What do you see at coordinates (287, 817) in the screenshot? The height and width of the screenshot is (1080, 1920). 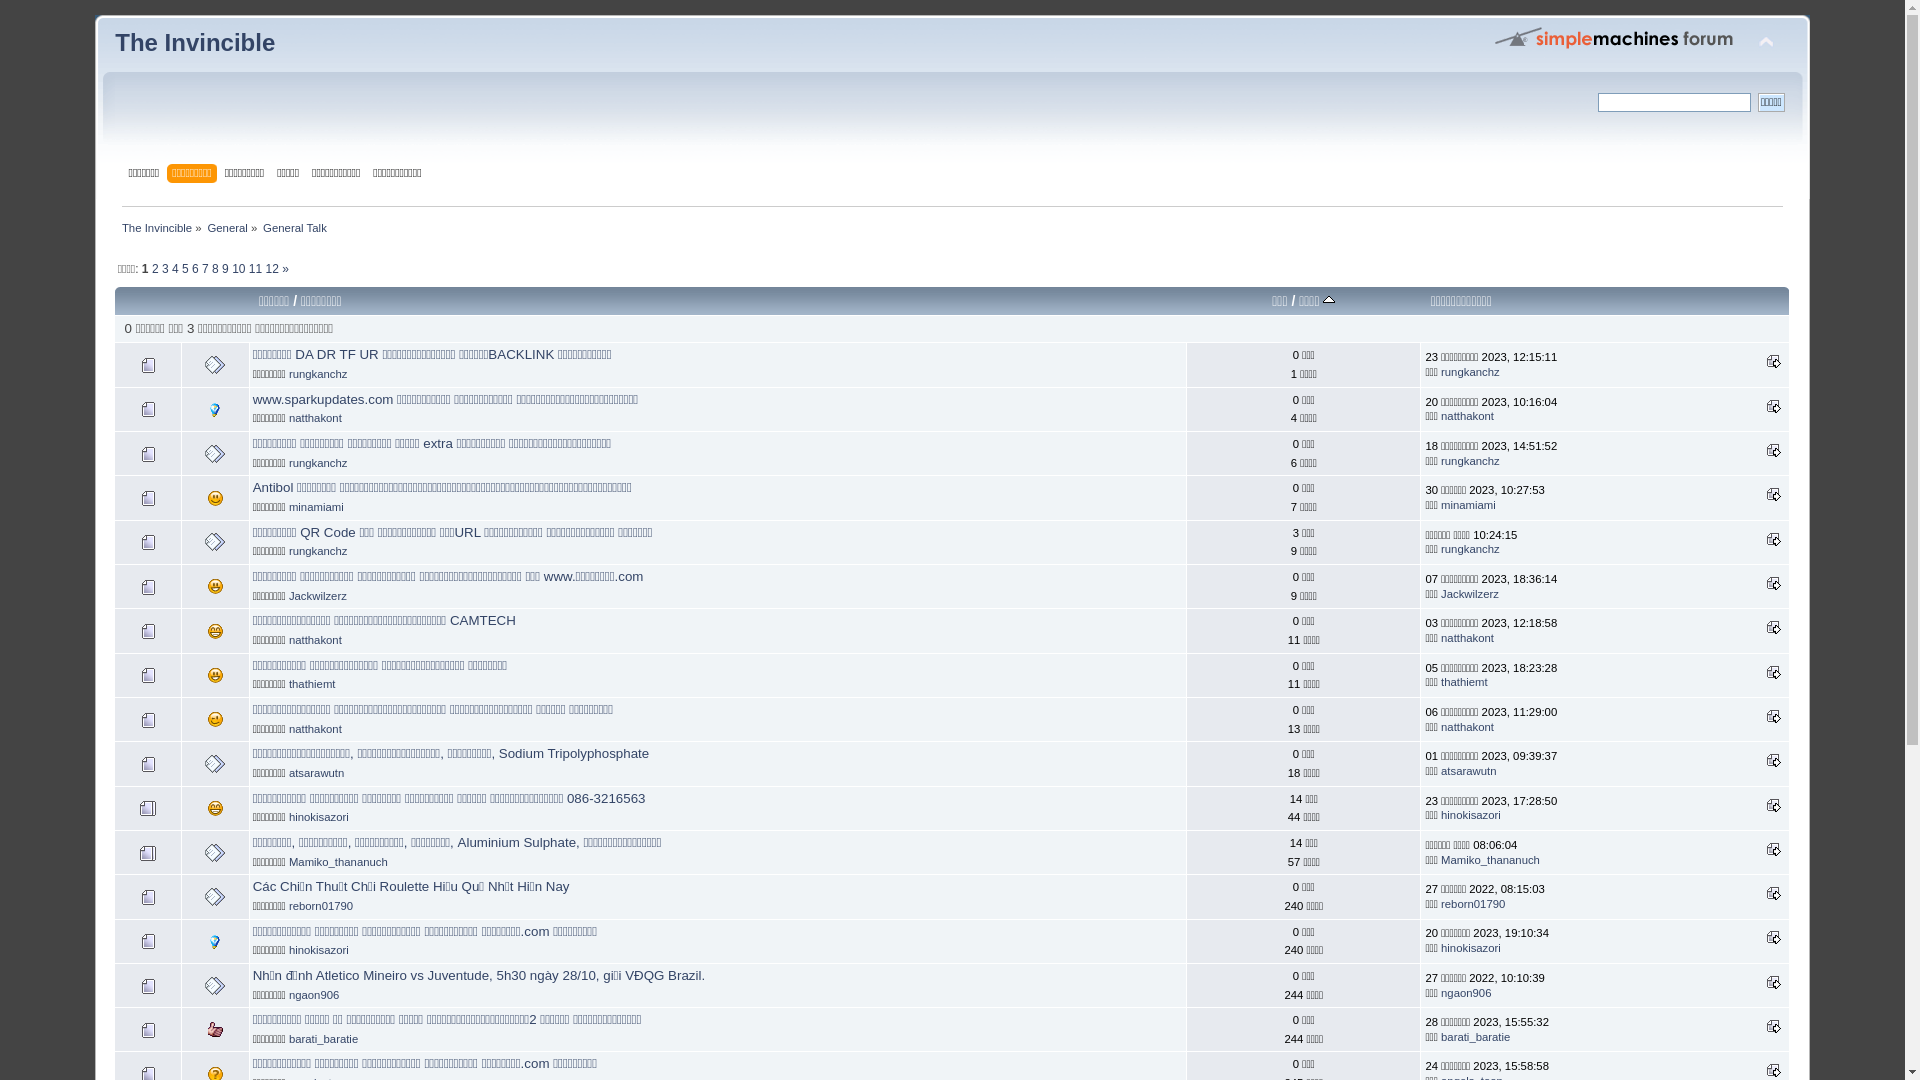 I see `'hinokisazori'` at bounding box center [287, 817].